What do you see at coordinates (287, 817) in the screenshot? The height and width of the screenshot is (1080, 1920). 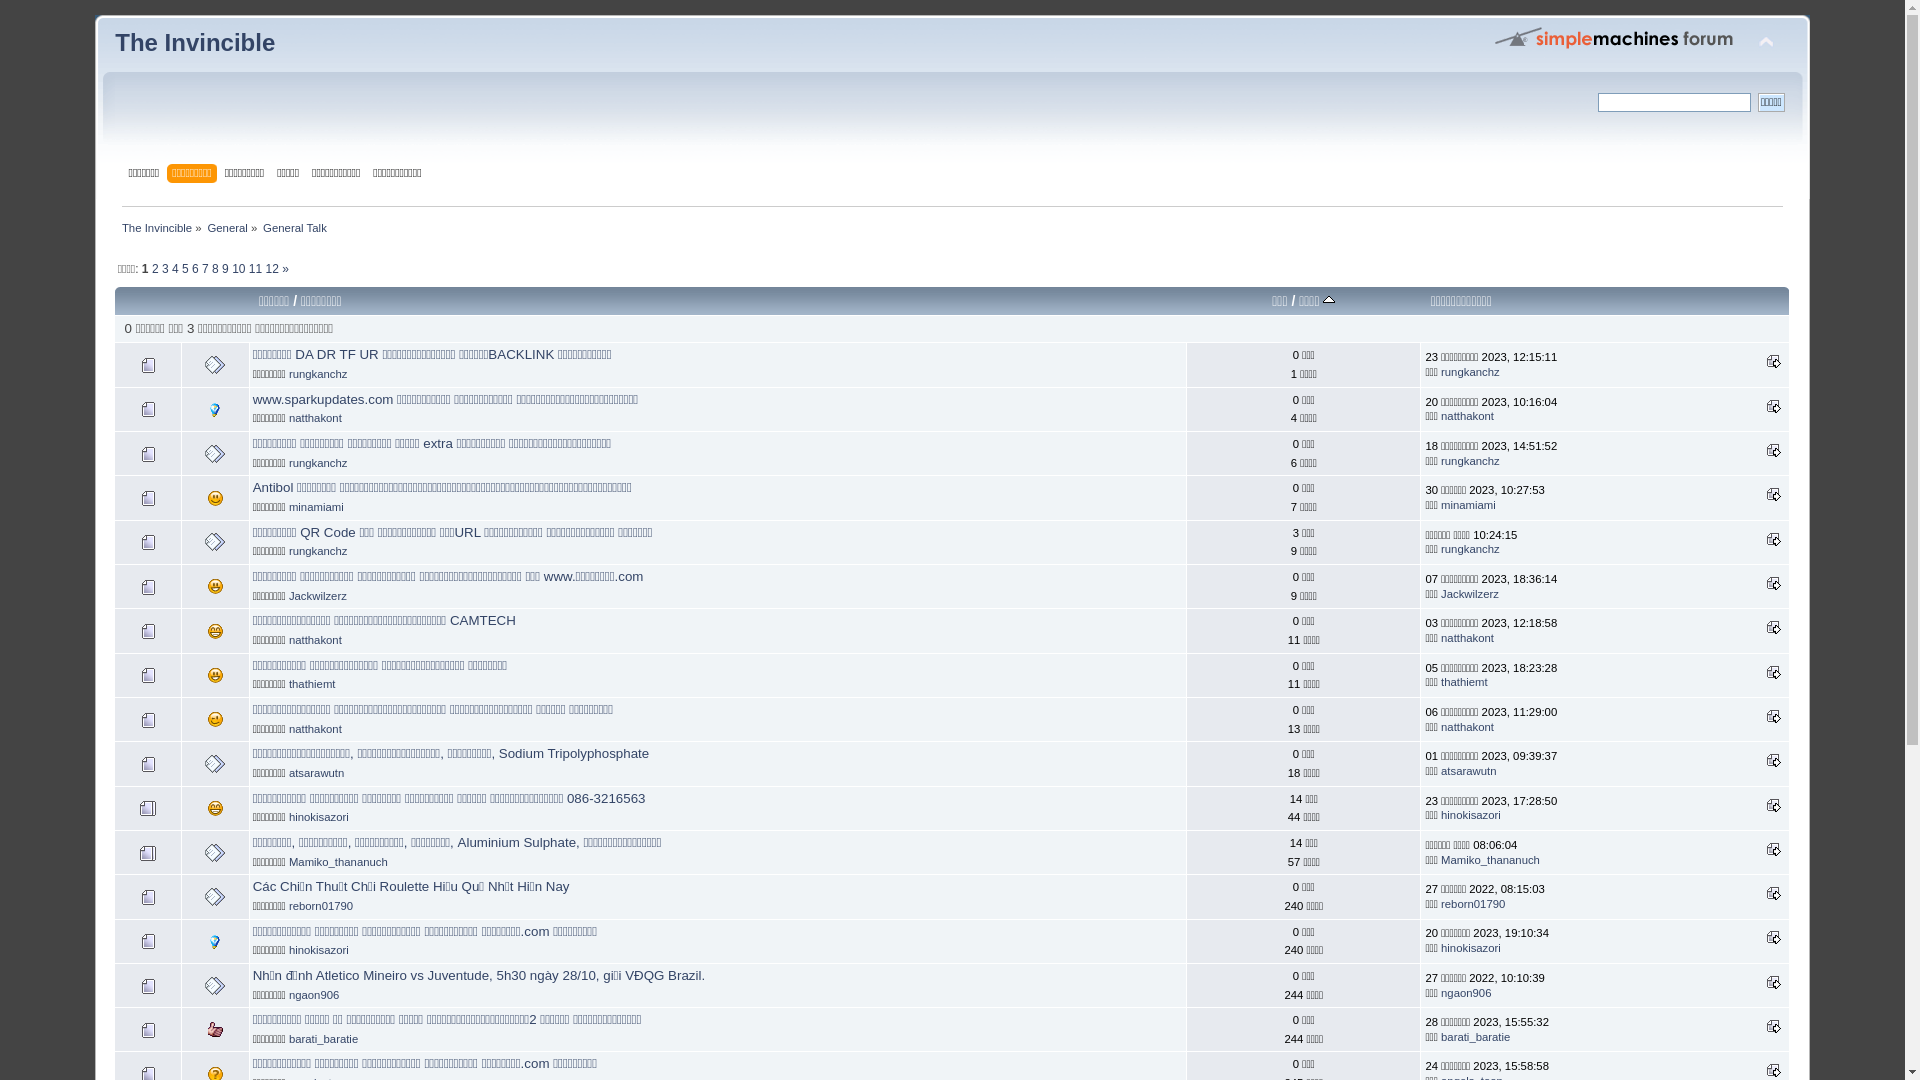 I see `'hinokisazori'` at bounding box center [287, 817].